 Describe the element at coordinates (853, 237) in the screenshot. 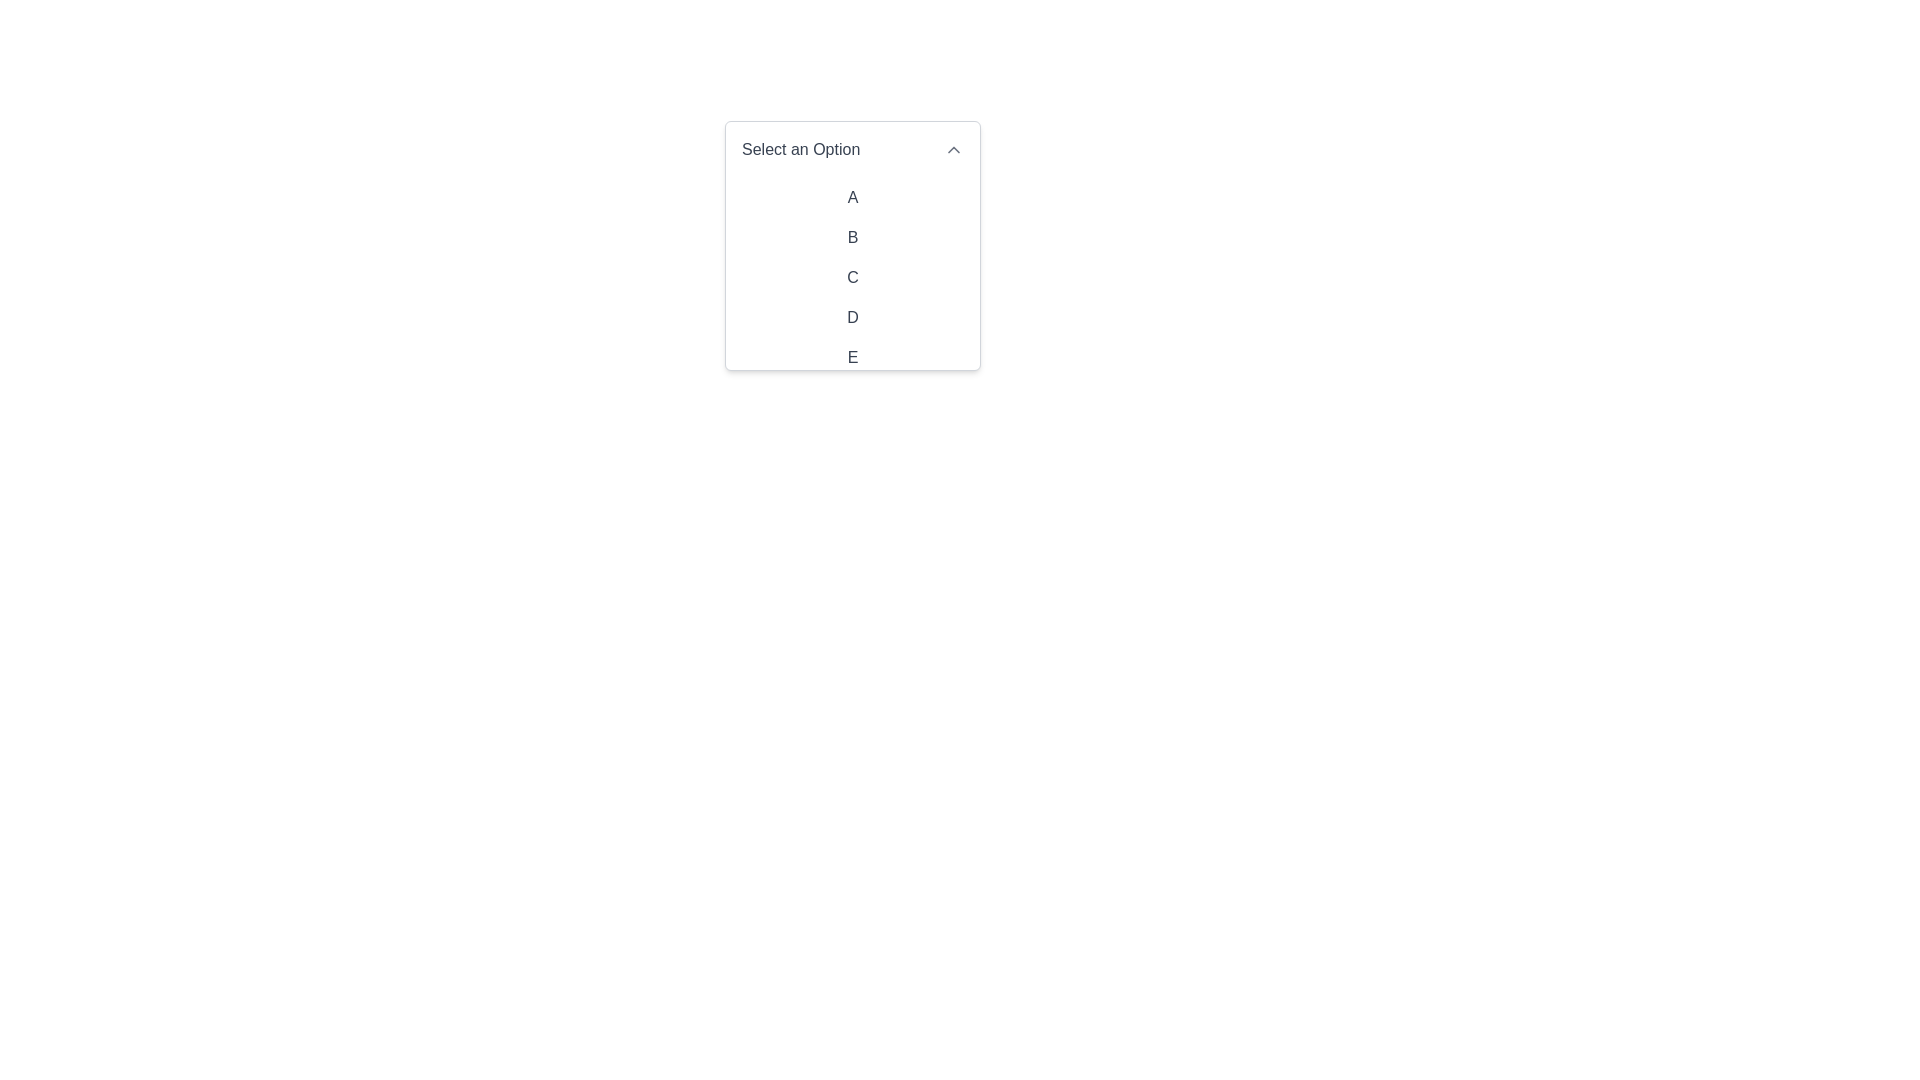

I see `the 'Text' option in the dropdown menu, which is the second item positioned below 'A' and above 'C'` at that location.